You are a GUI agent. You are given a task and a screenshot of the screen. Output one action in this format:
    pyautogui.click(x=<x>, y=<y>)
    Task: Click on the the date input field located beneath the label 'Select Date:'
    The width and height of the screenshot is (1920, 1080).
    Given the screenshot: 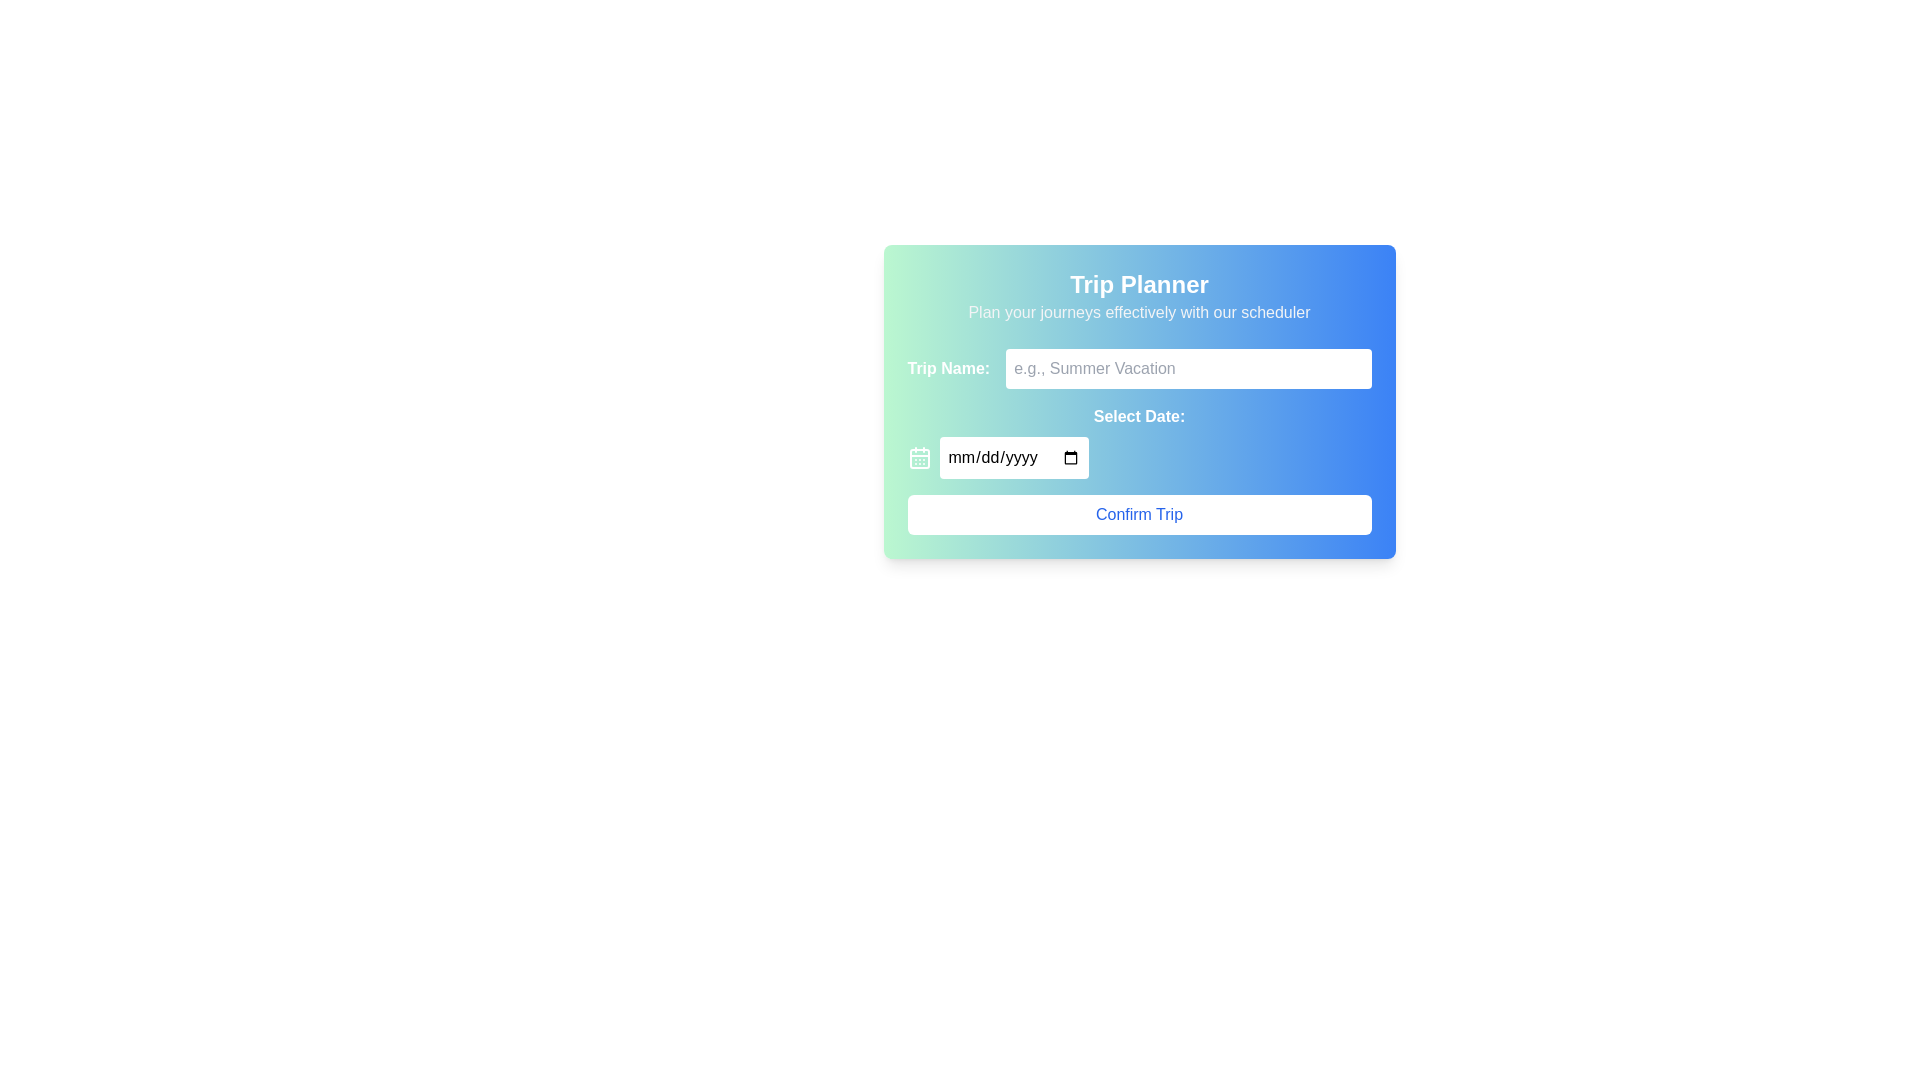 What is the action you would take?
    pyautogui.click(x=1013, y=458)
    